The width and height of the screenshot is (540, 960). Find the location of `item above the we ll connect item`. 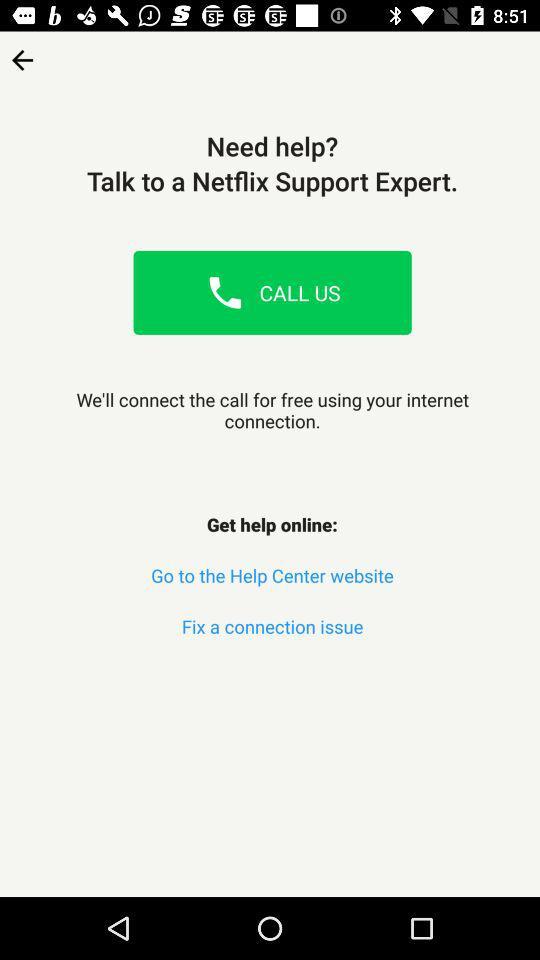

item above the we ll connect item is located at coordinates (224, 291).